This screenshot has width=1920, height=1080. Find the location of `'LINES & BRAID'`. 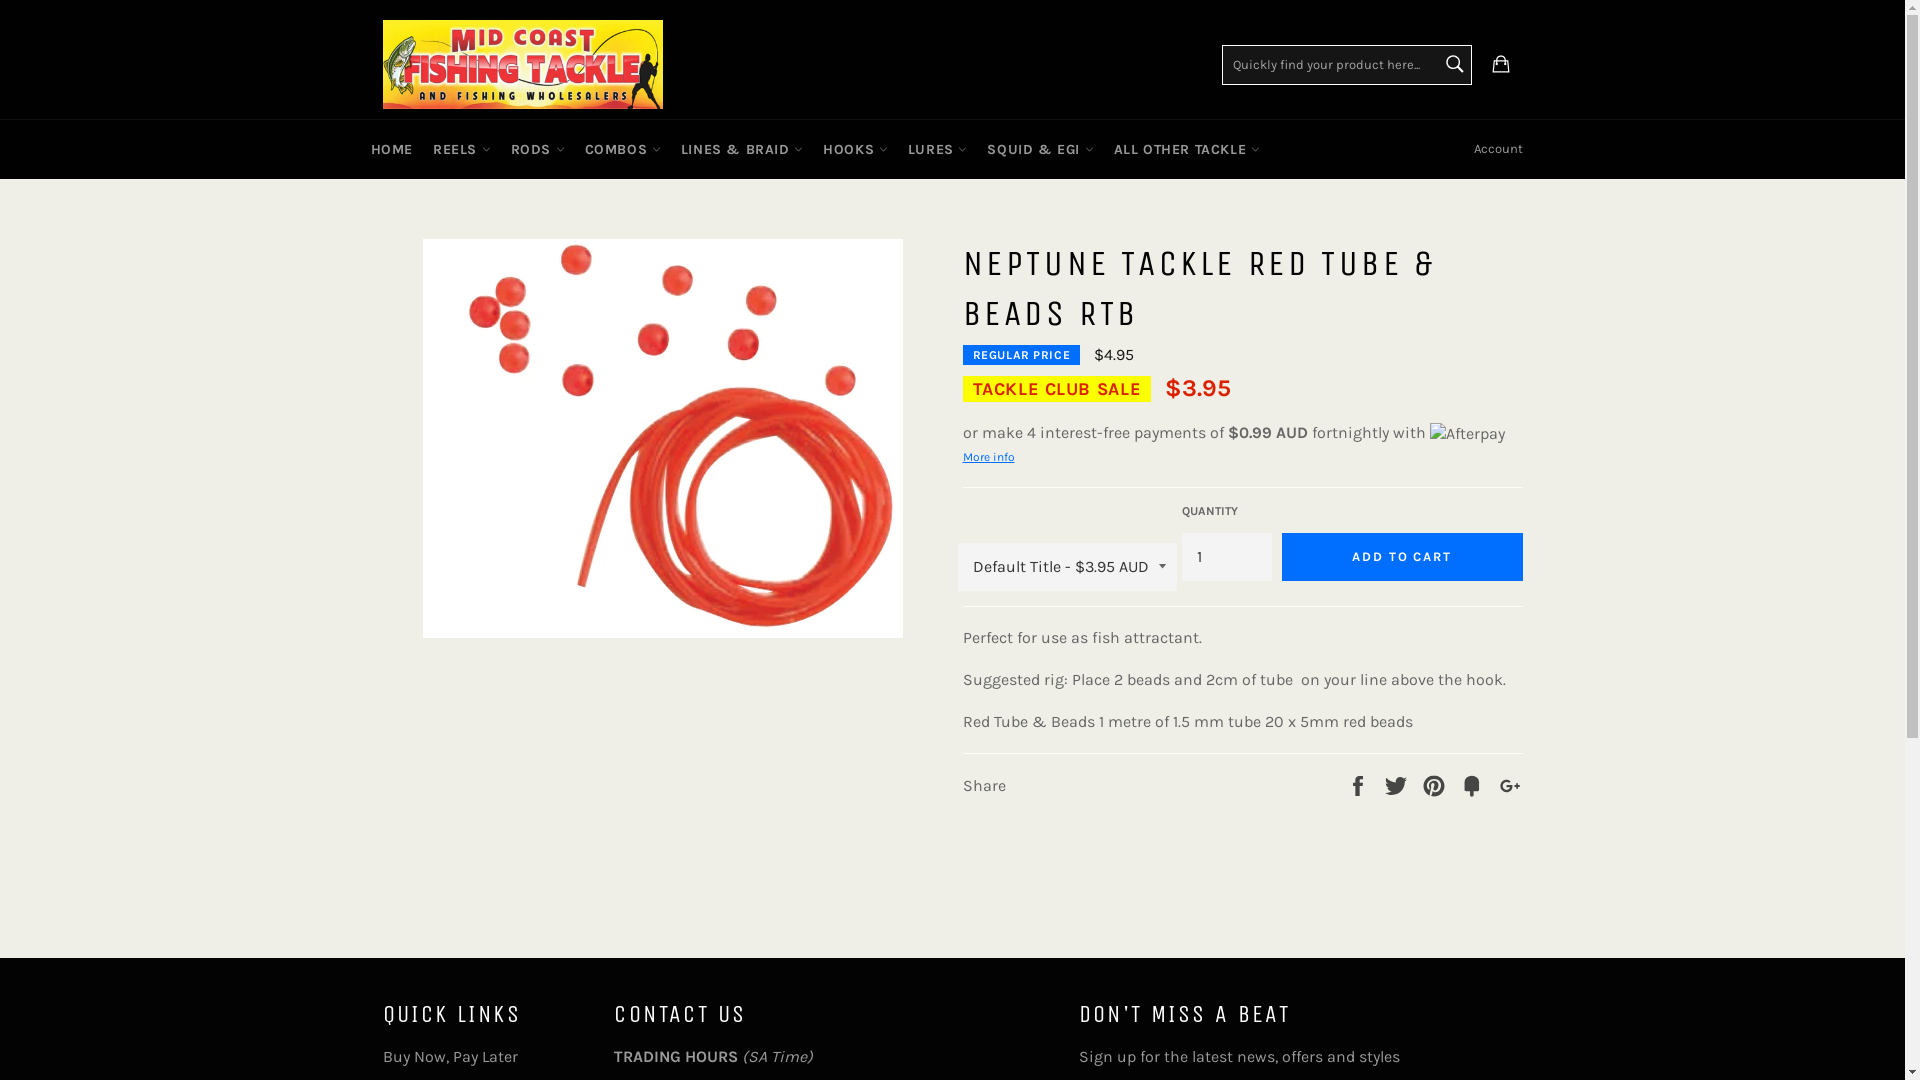

'LINES & BRAID' is located at coordinates (741, 148).